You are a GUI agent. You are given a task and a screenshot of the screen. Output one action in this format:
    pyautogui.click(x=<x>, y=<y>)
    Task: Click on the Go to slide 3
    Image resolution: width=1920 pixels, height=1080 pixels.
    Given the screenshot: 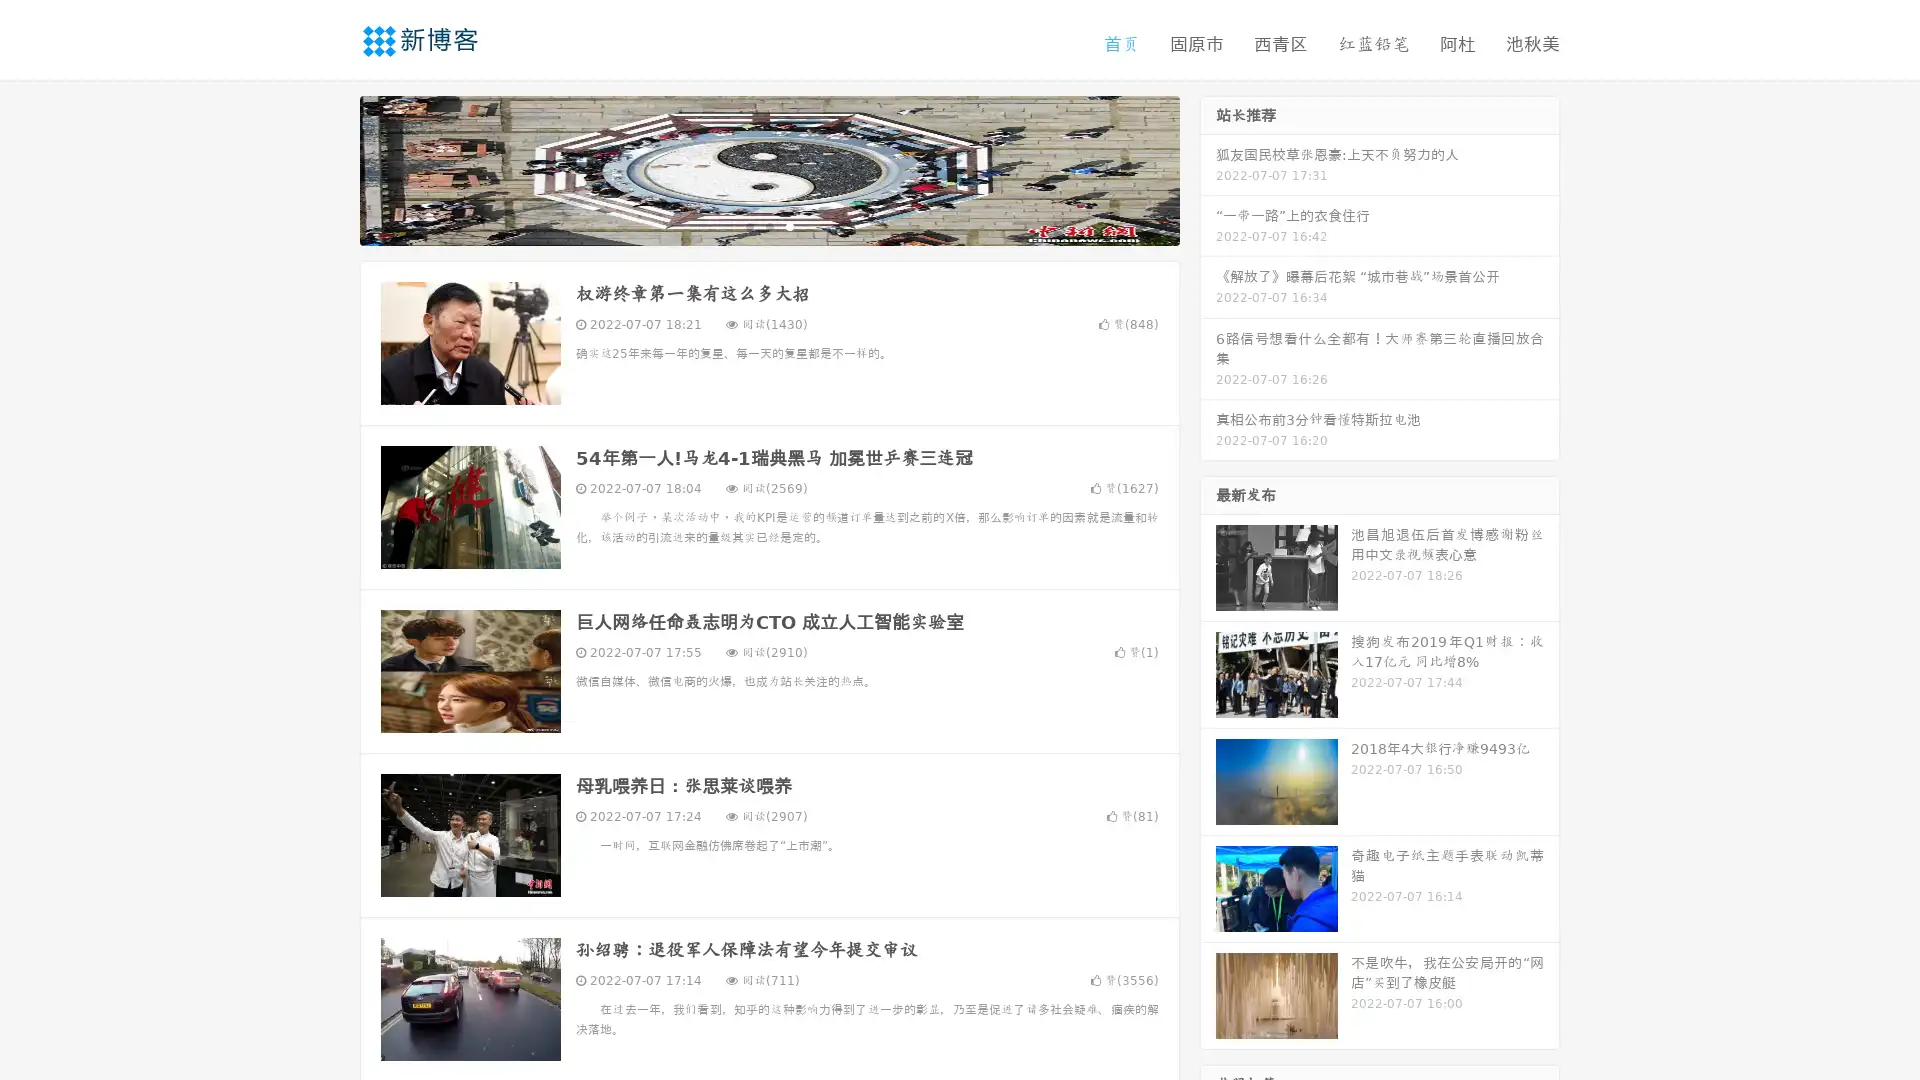 What is the action you would take?
    pyautogui.click(x=789, y=225)
    